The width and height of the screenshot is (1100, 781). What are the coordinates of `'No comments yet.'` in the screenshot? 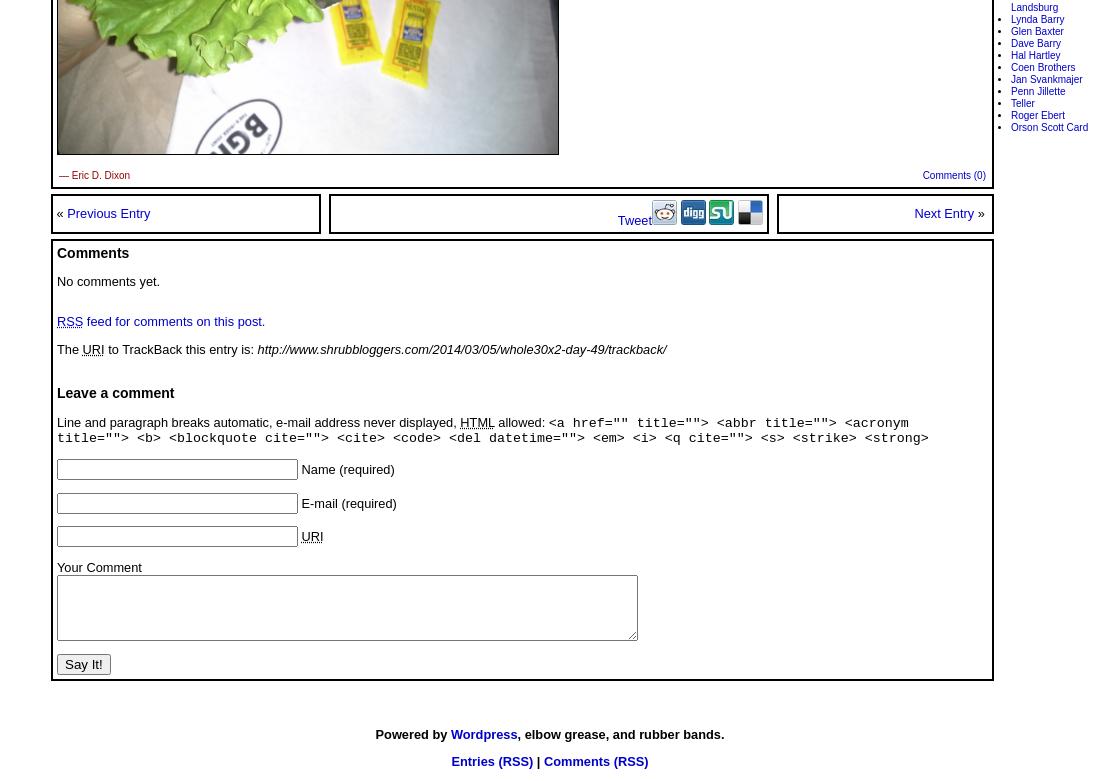 It's located at (108, 280).